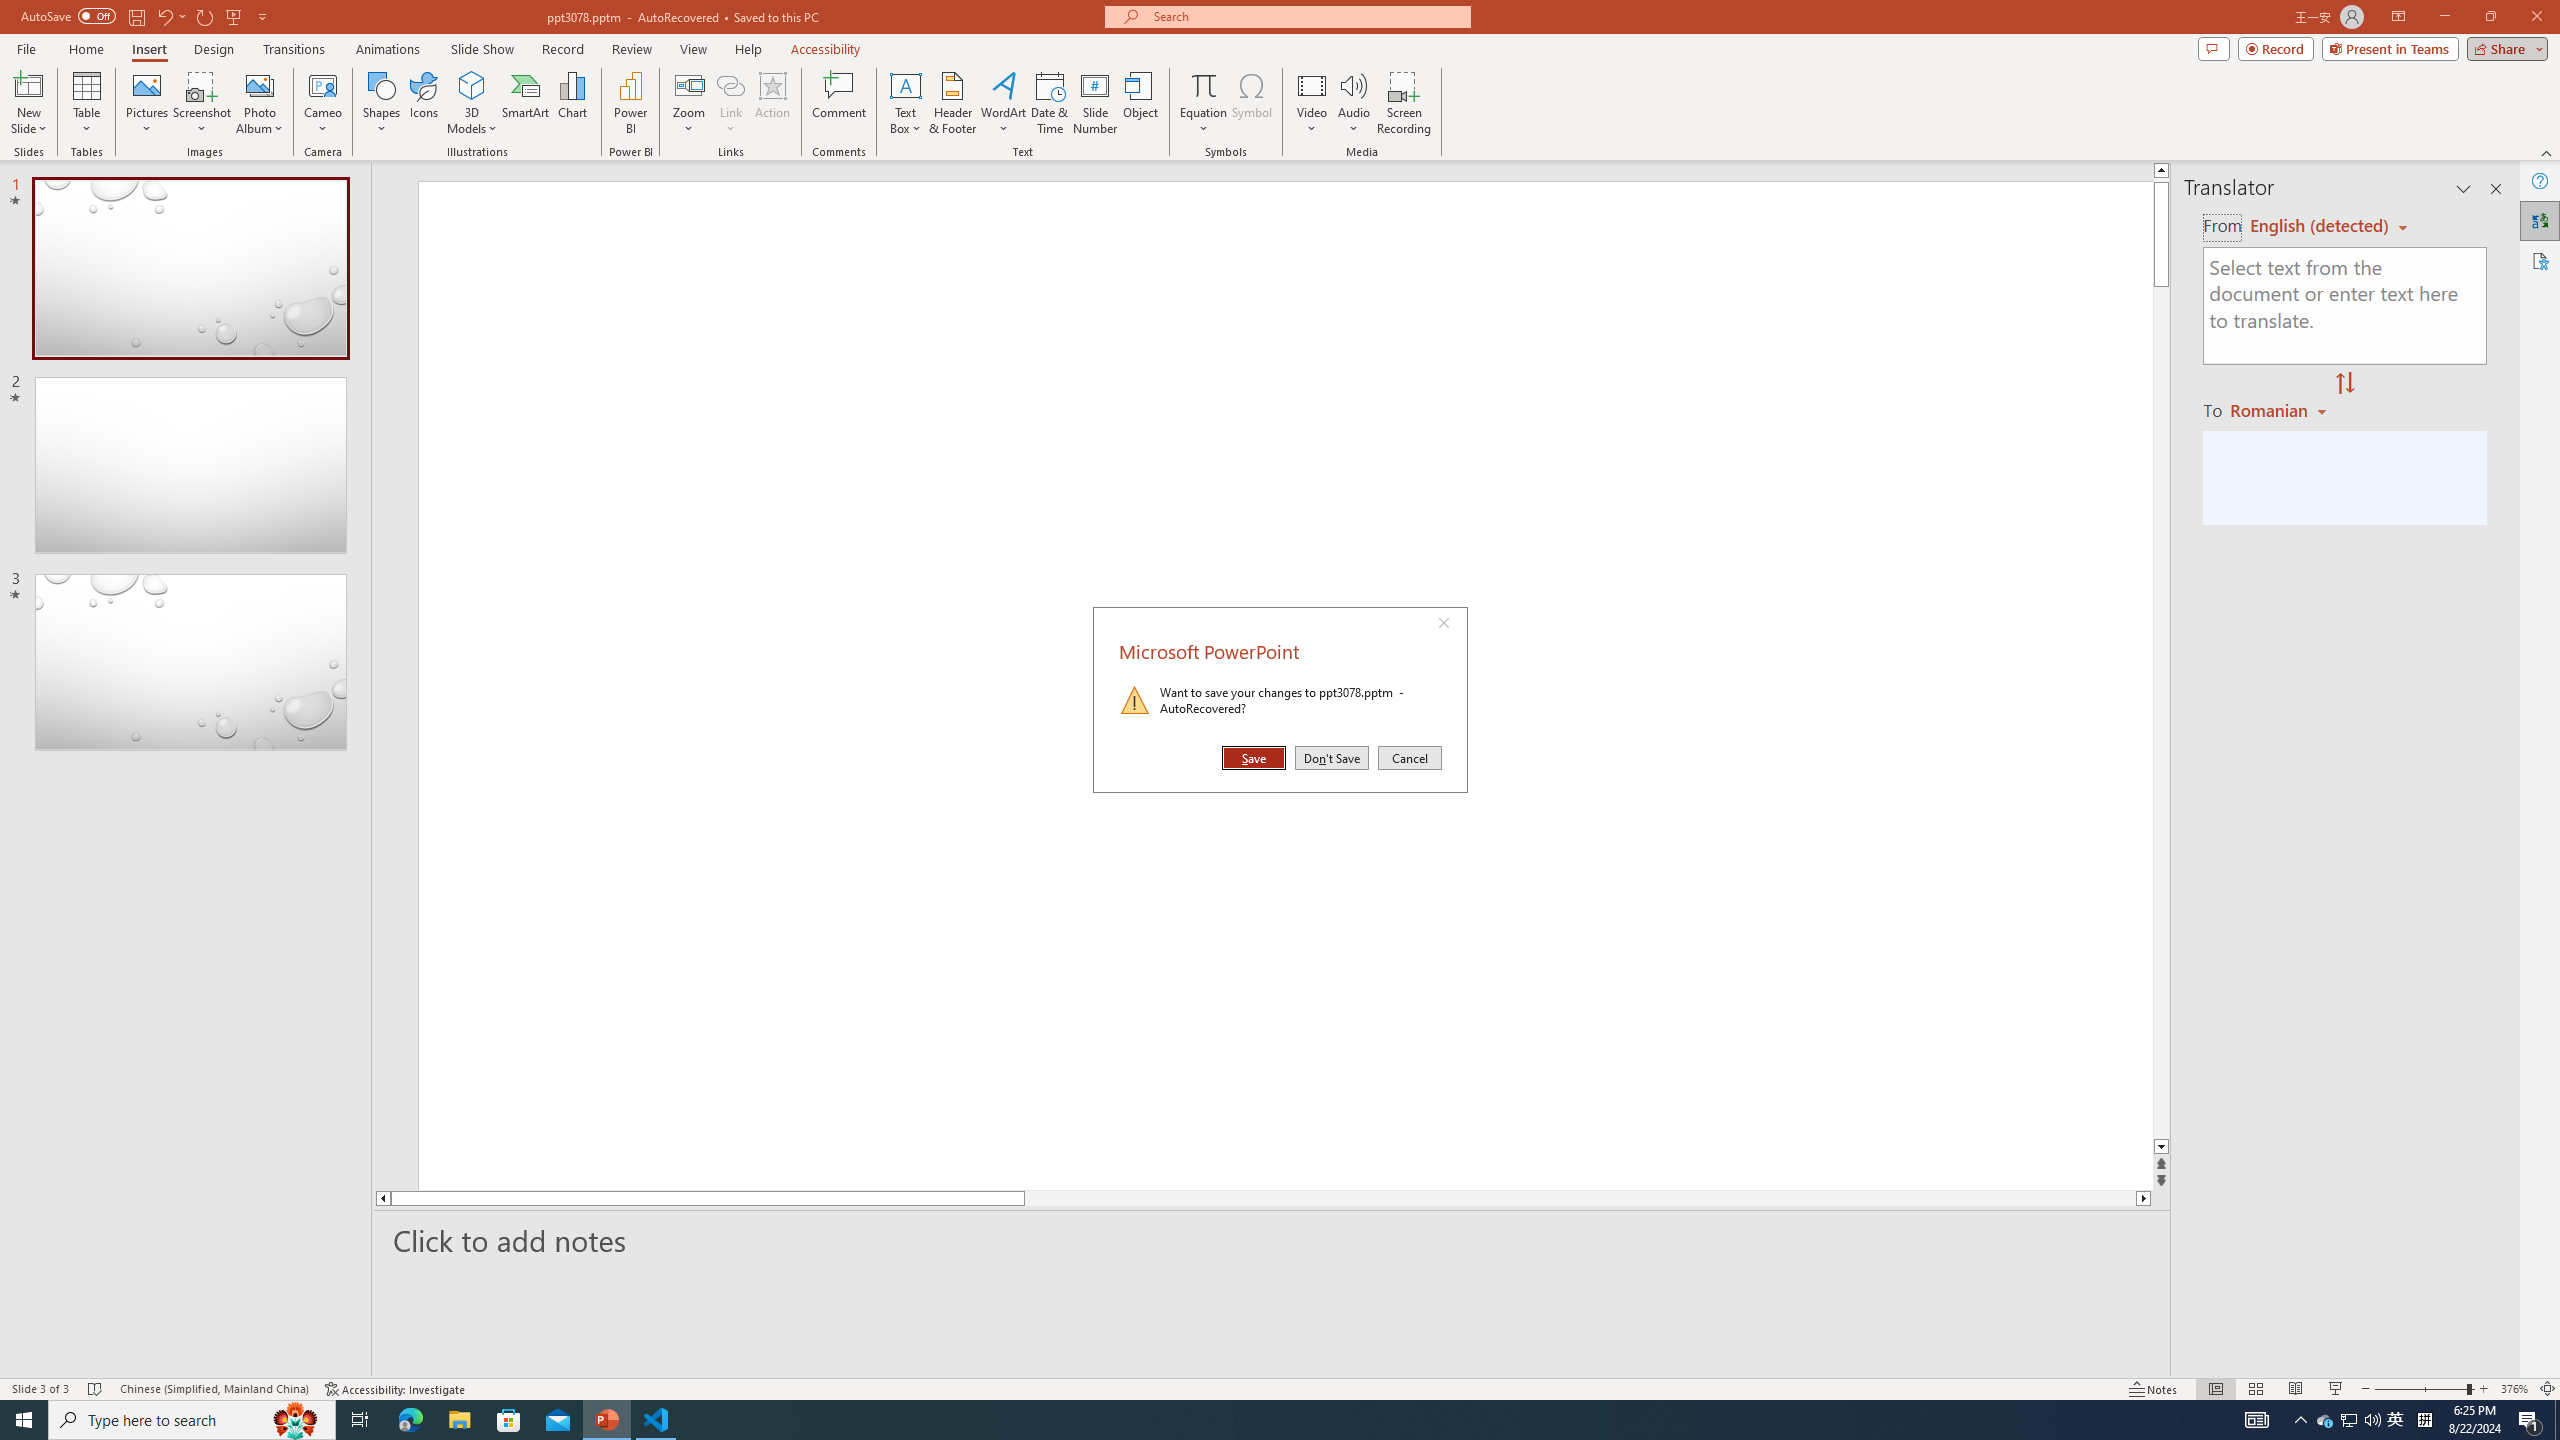  What do you see at coordinates (1202, 103) in the screenshot?
I see `'Equation'` at bounding box center [1202, 103].